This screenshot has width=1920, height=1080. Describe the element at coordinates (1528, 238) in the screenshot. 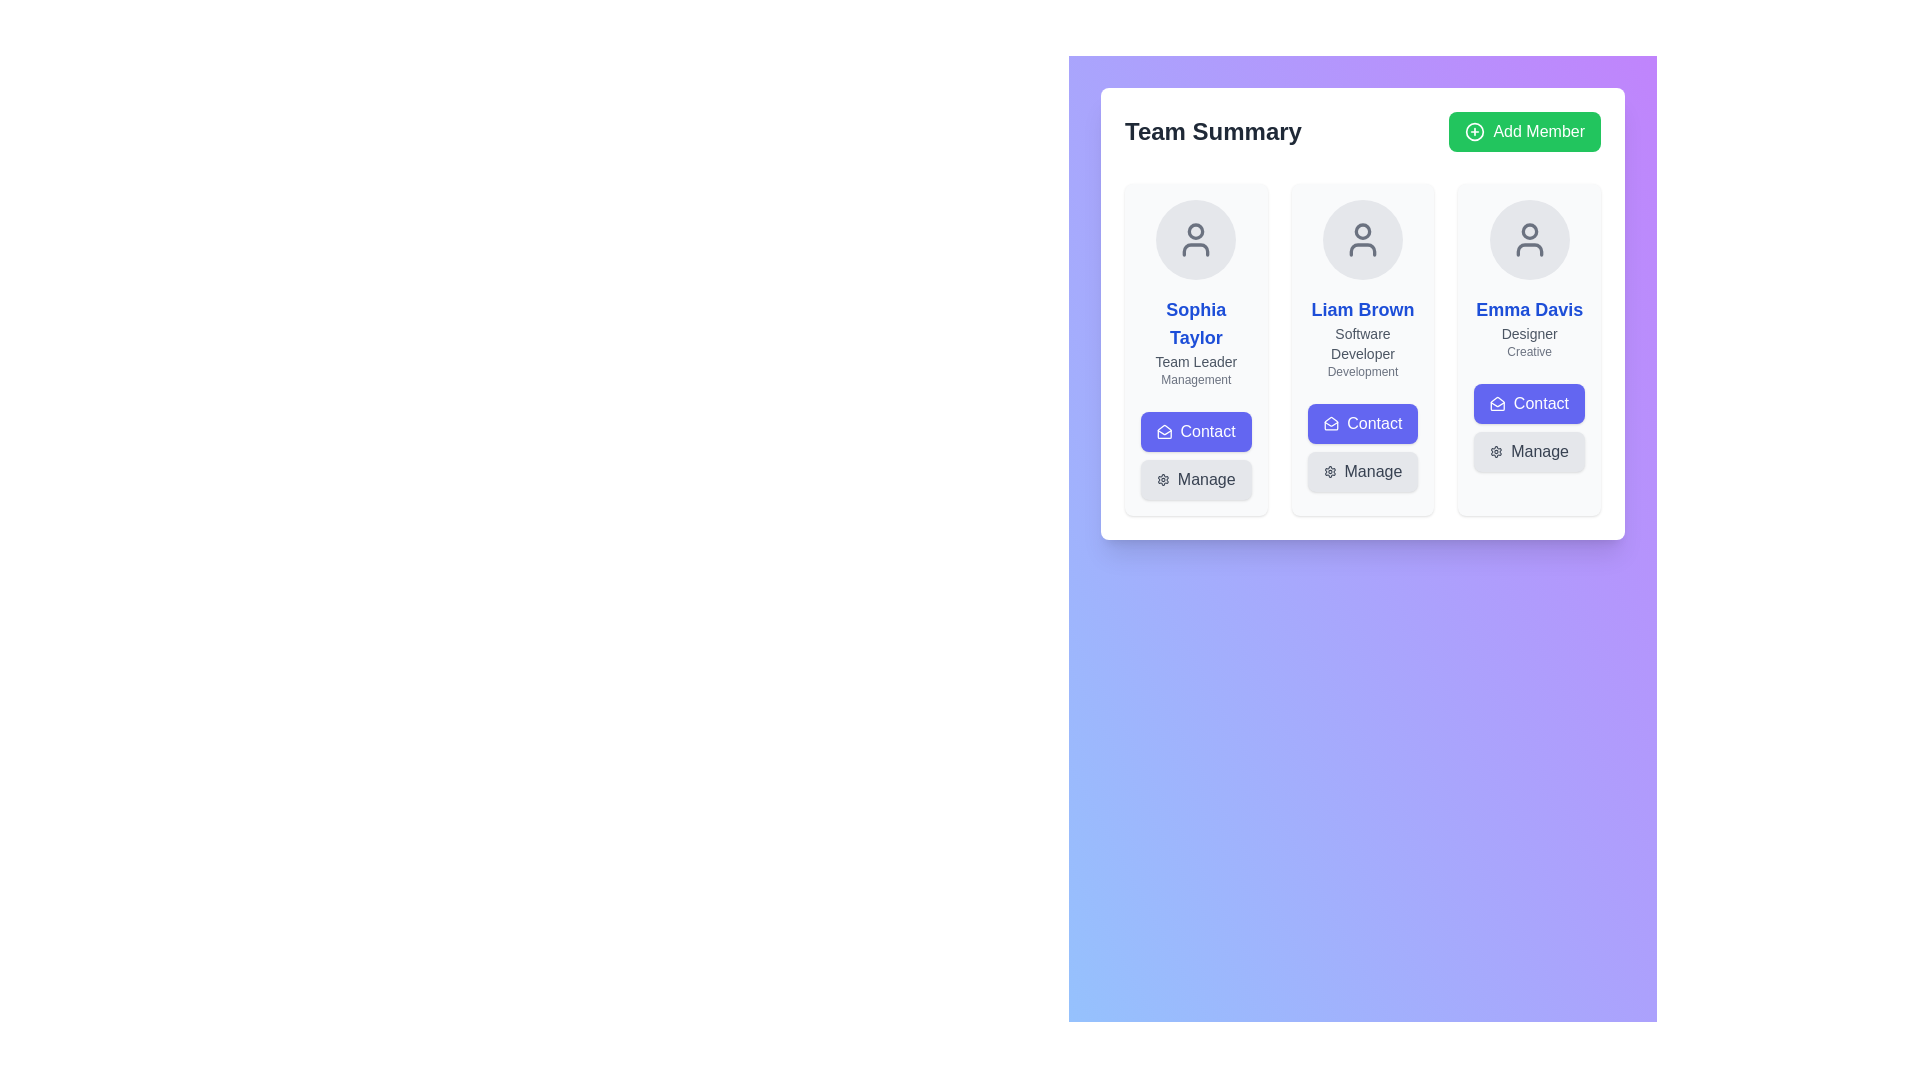

I see `the user profile icon for 'Emma Davis', which is an SVG icon depicting a user profile silhouette located in the third card from the left in a grid of team member profiles` at that location.